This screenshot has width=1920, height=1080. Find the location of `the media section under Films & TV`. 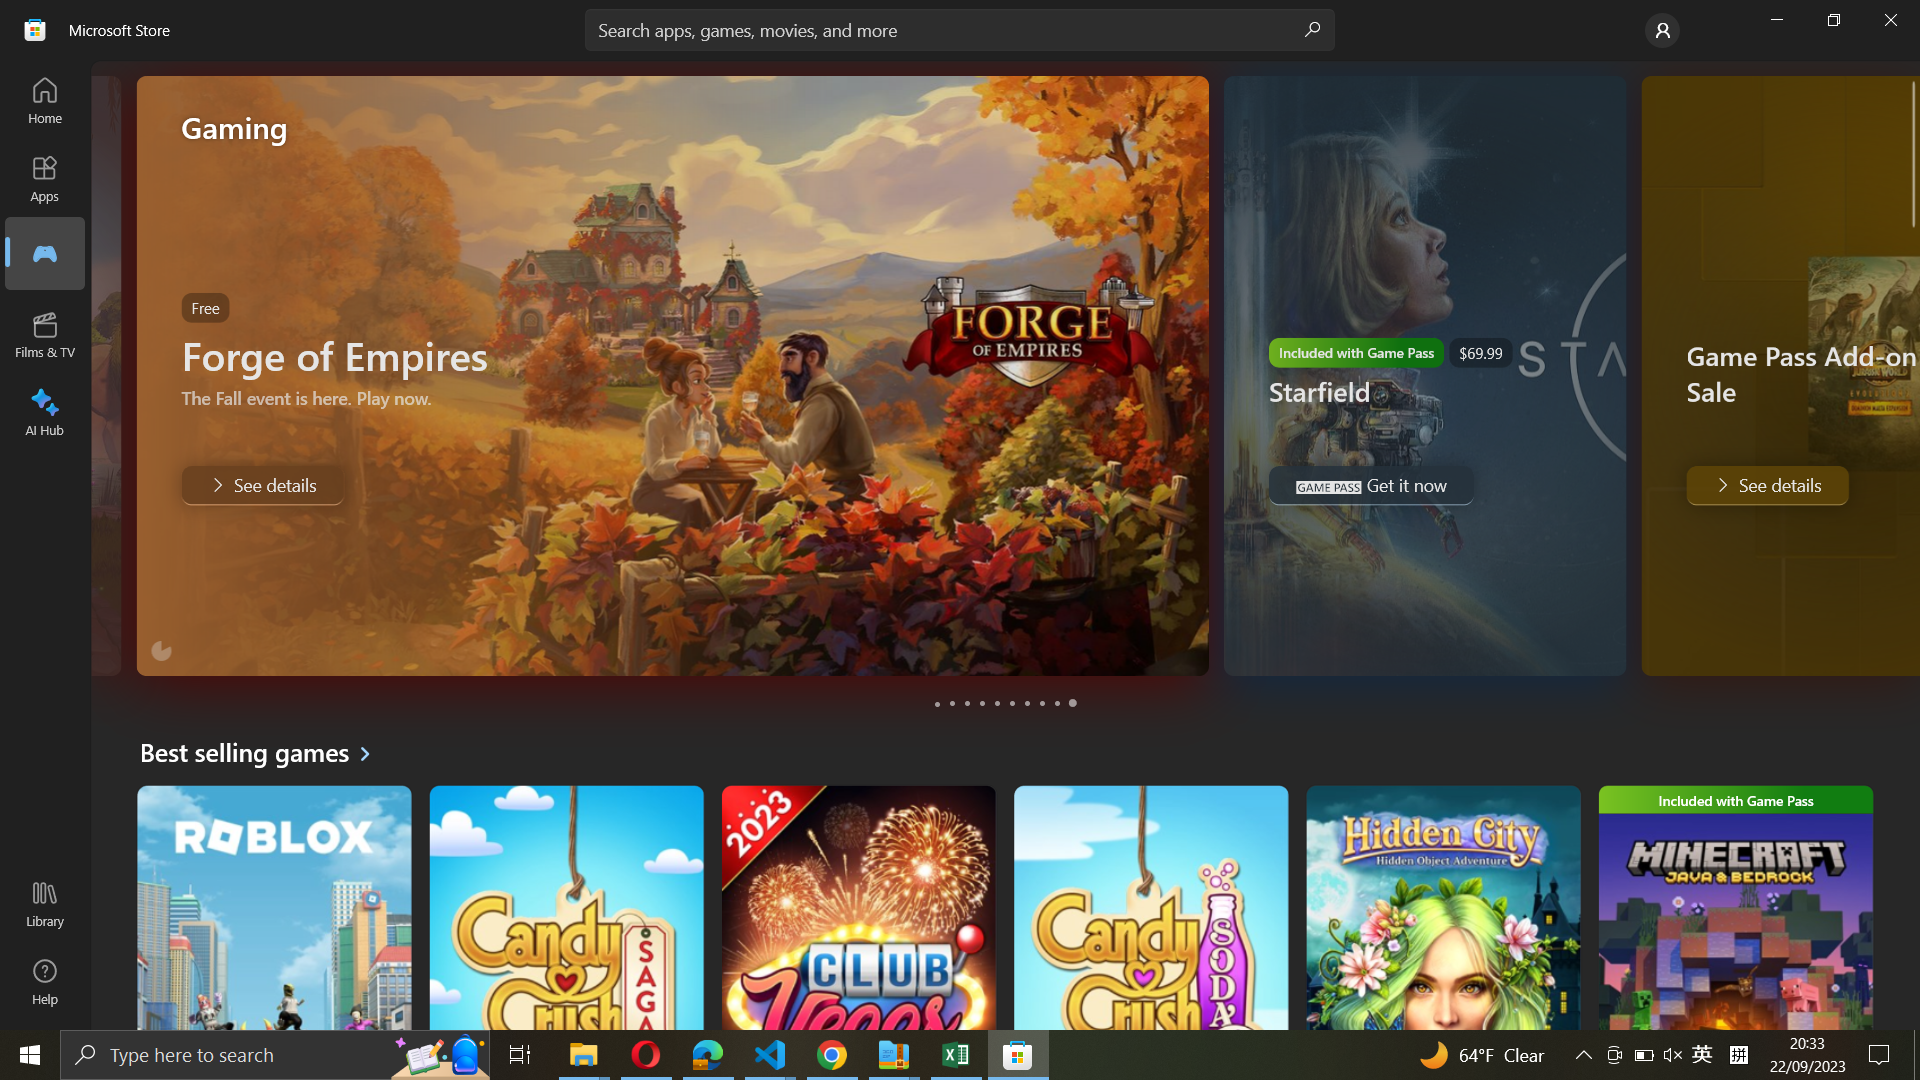

the media section under Films & TV is located at coordinates (43, 252).